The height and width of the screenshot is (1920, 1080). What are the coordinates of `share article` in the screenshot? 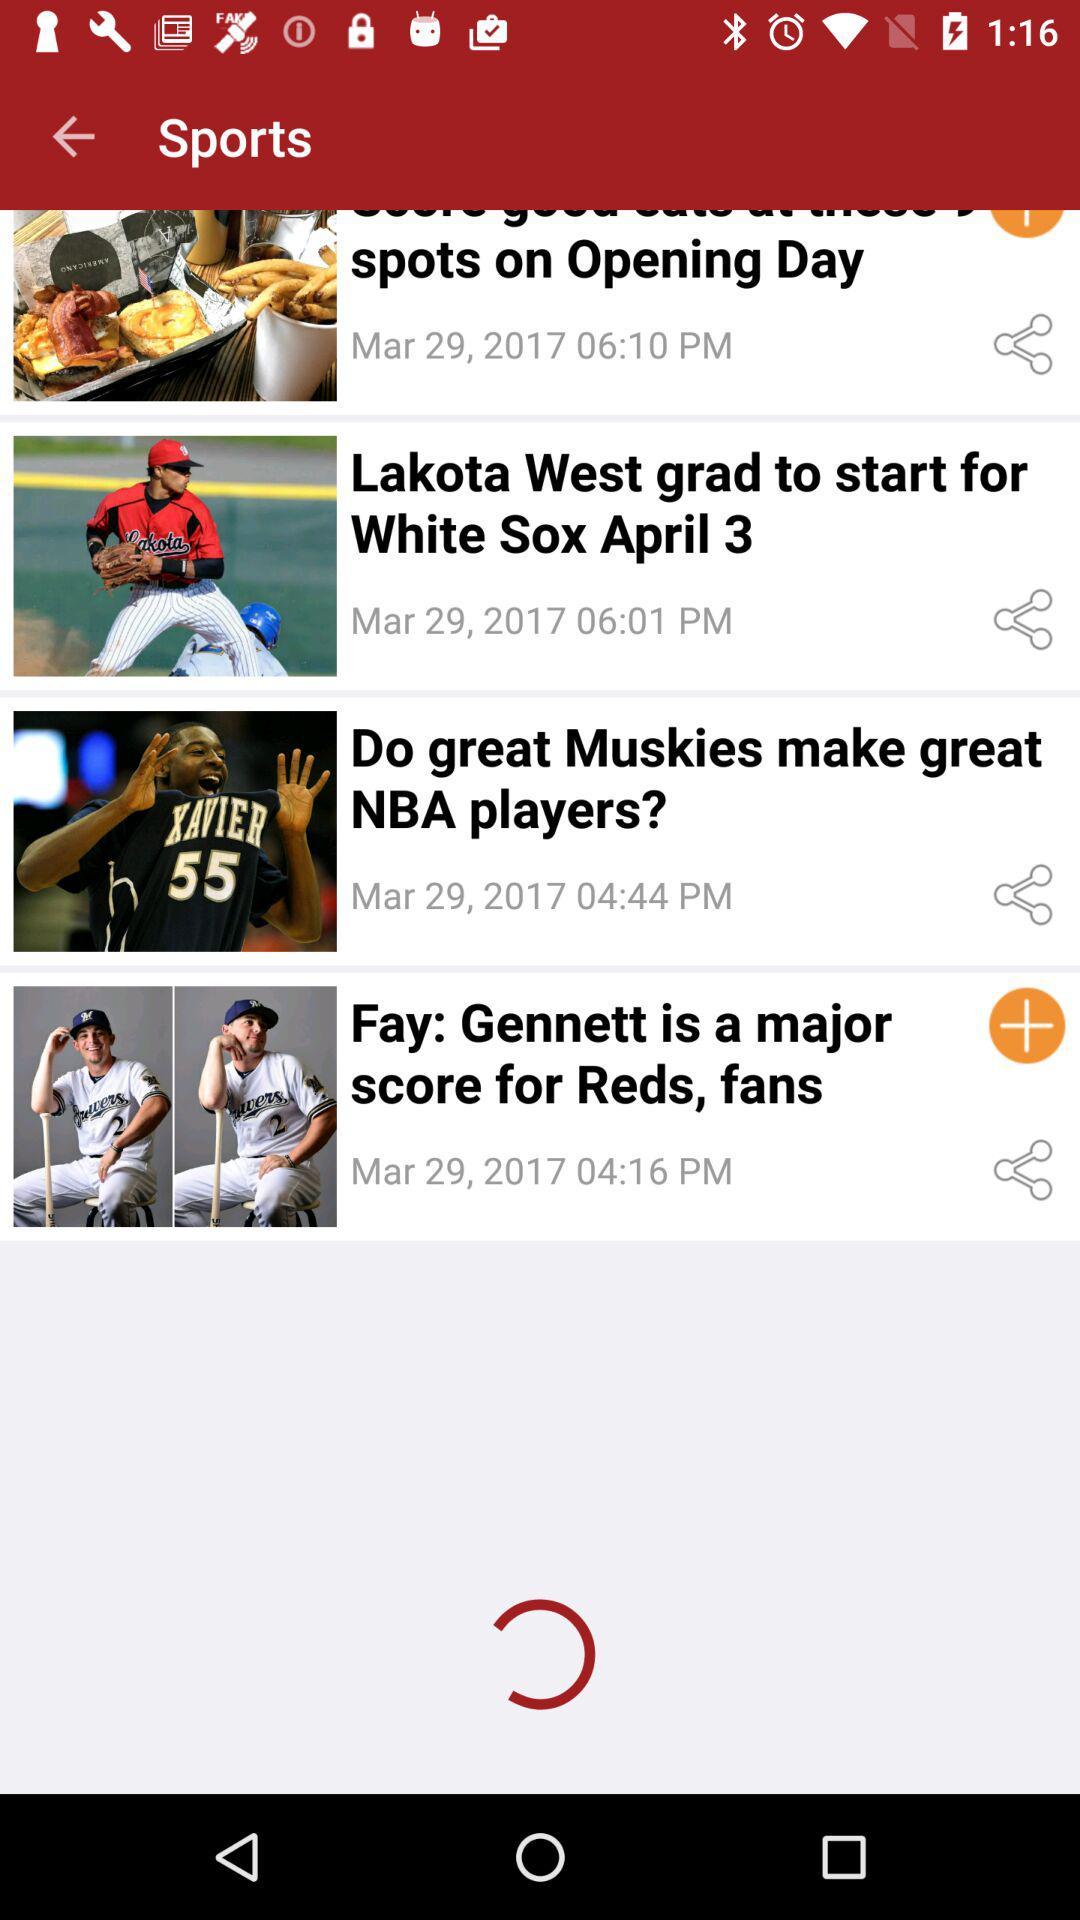 It's located at (1027, 894).